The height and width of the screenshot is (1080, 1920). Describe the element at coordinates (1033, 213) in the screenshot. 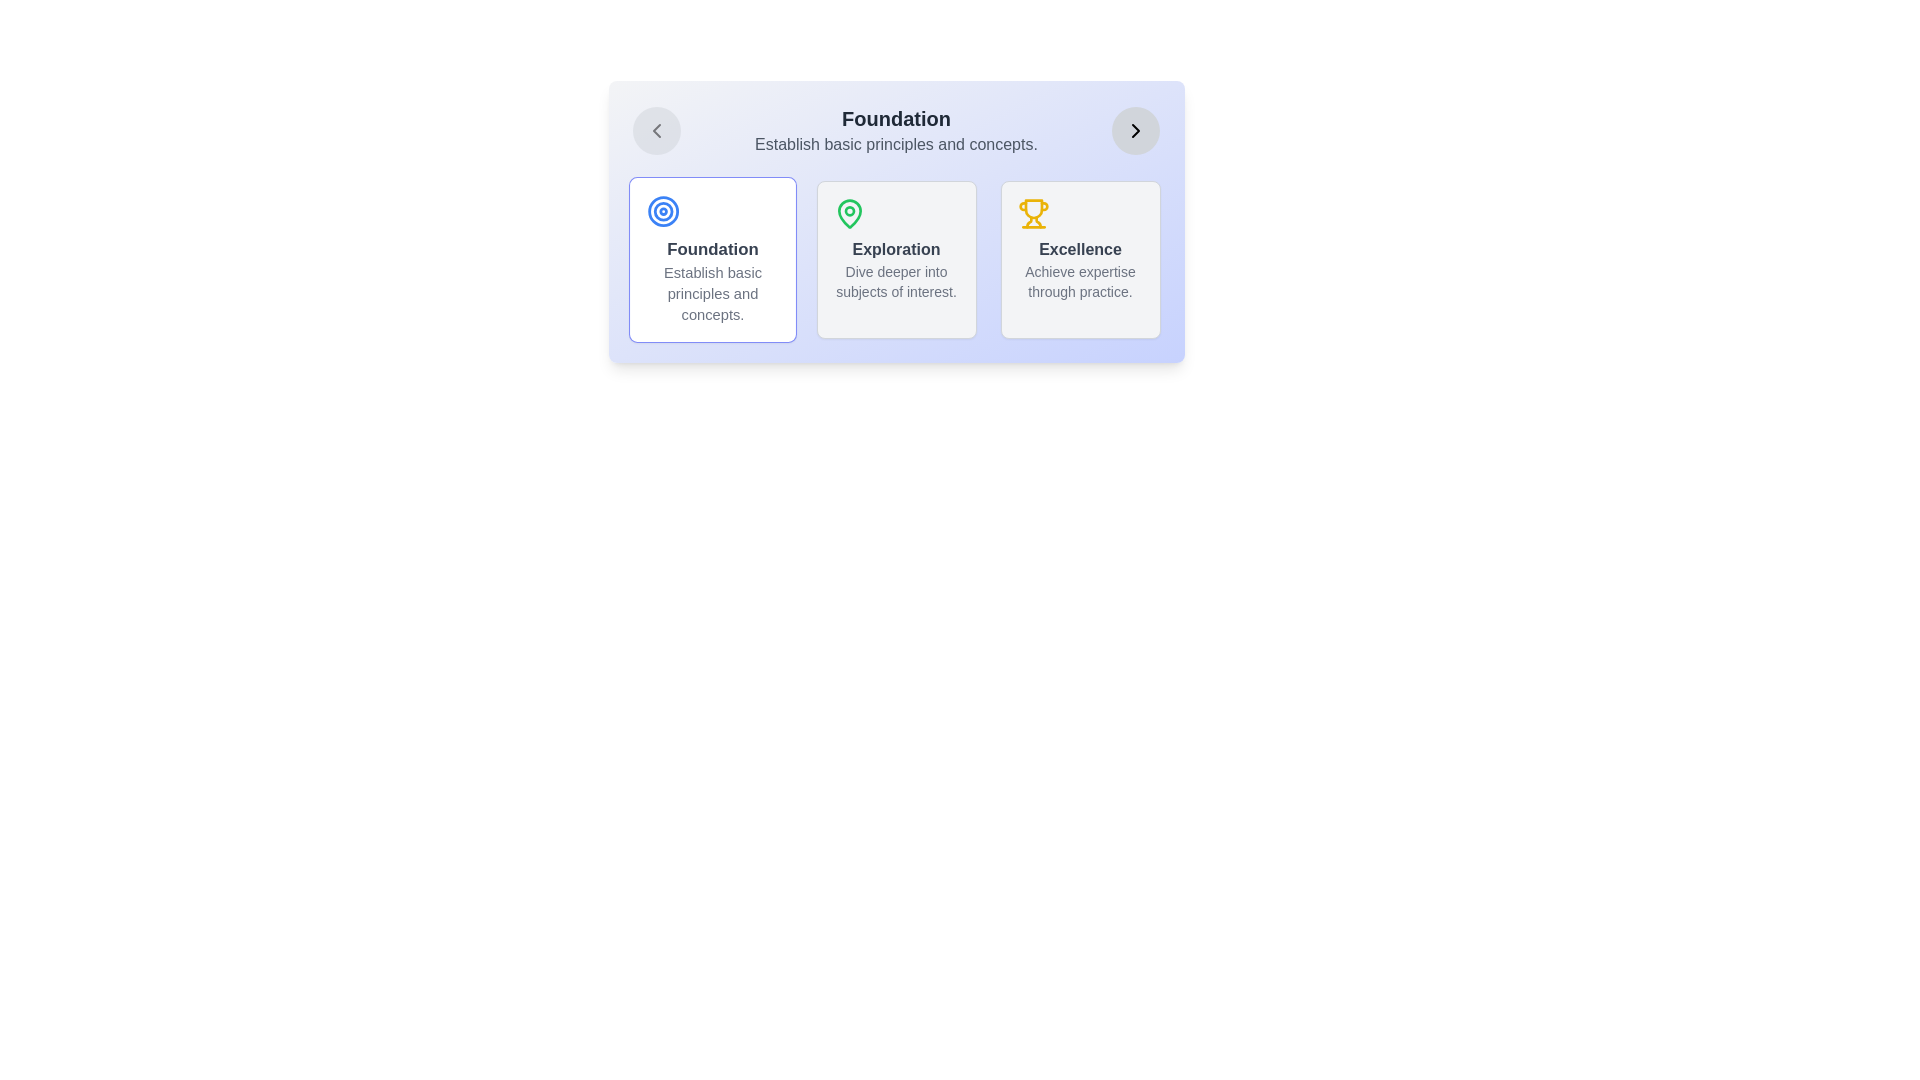

I see `the 'Excellence' icon located at the top of the rightmost card in a tri-card layout, which represents the concept of success and achievement` at that location.